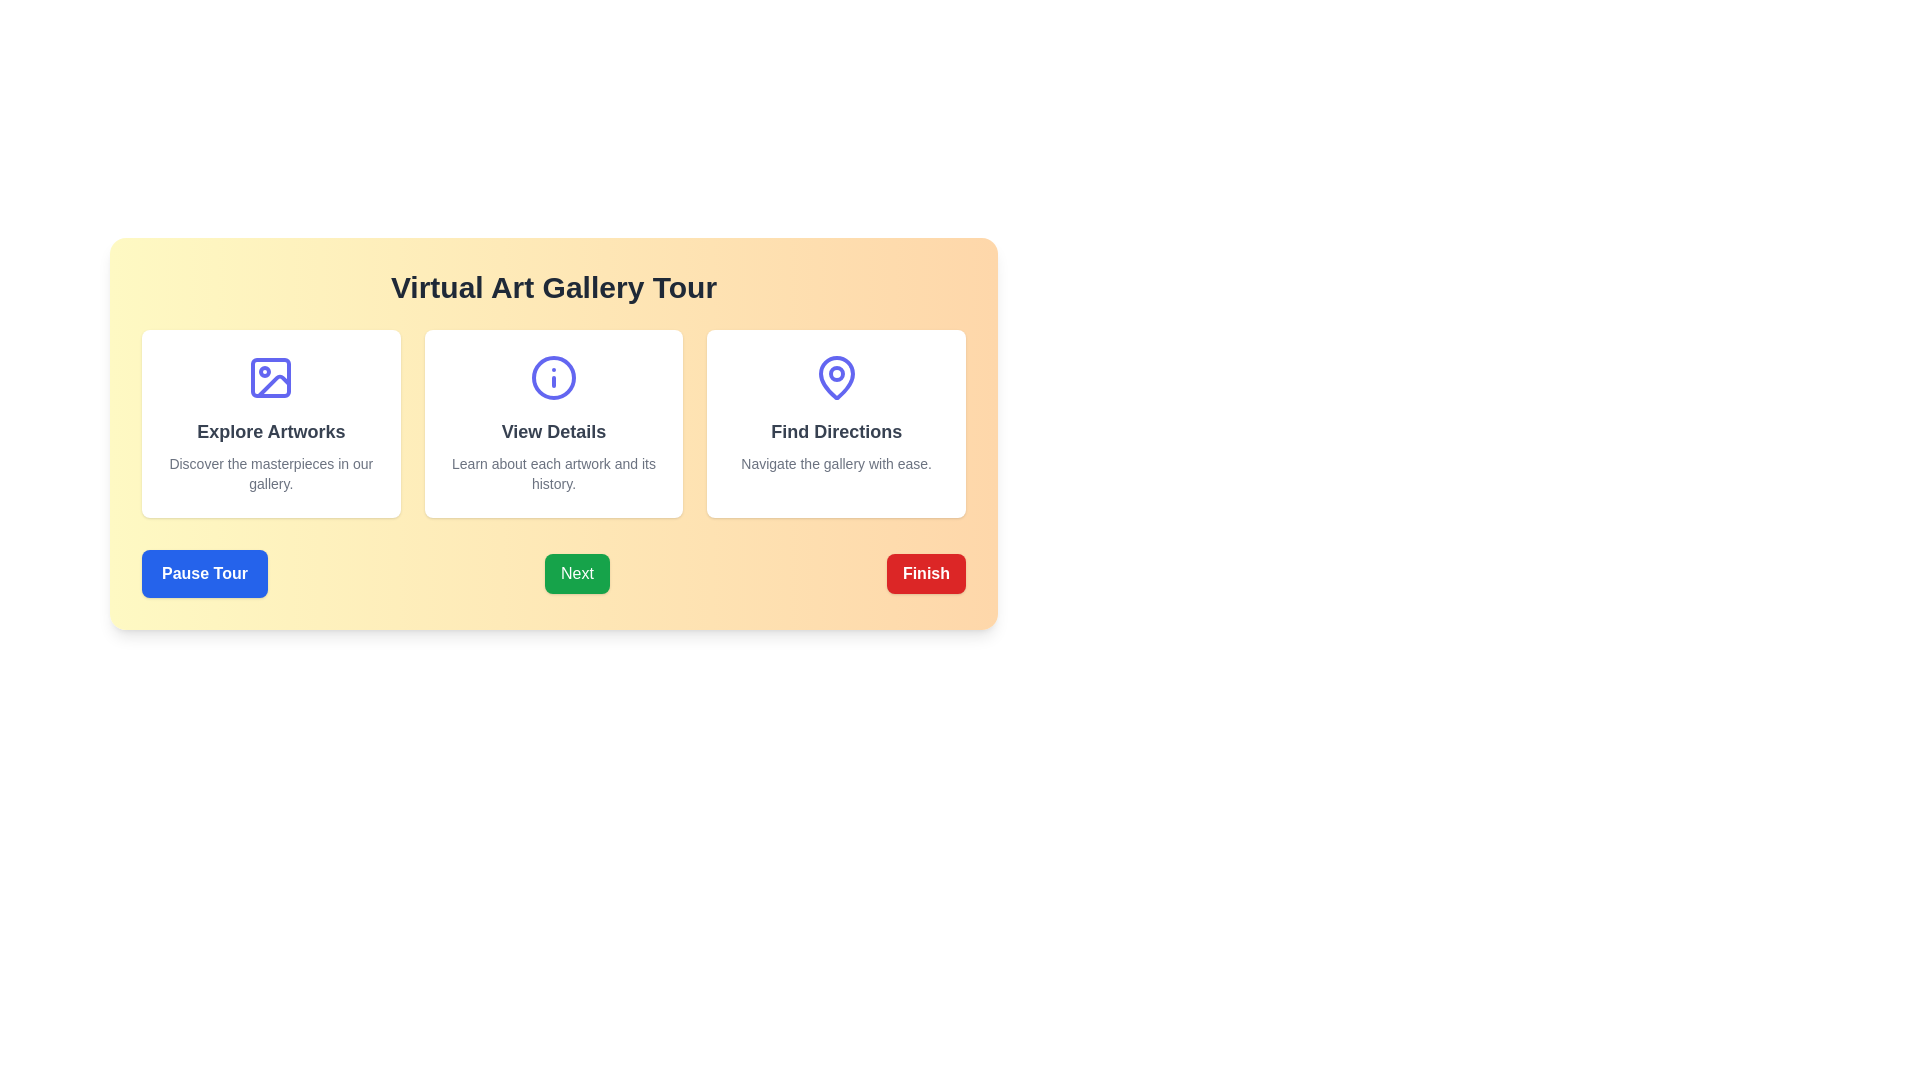  Describe the element at coordinates (836, 378) in the screenshot. I see `the location icon that signifies the 'Find Directions' feature, which is the third icon in a horizontal group below the 'Virtual Art Gallery Tour' text` at that location.